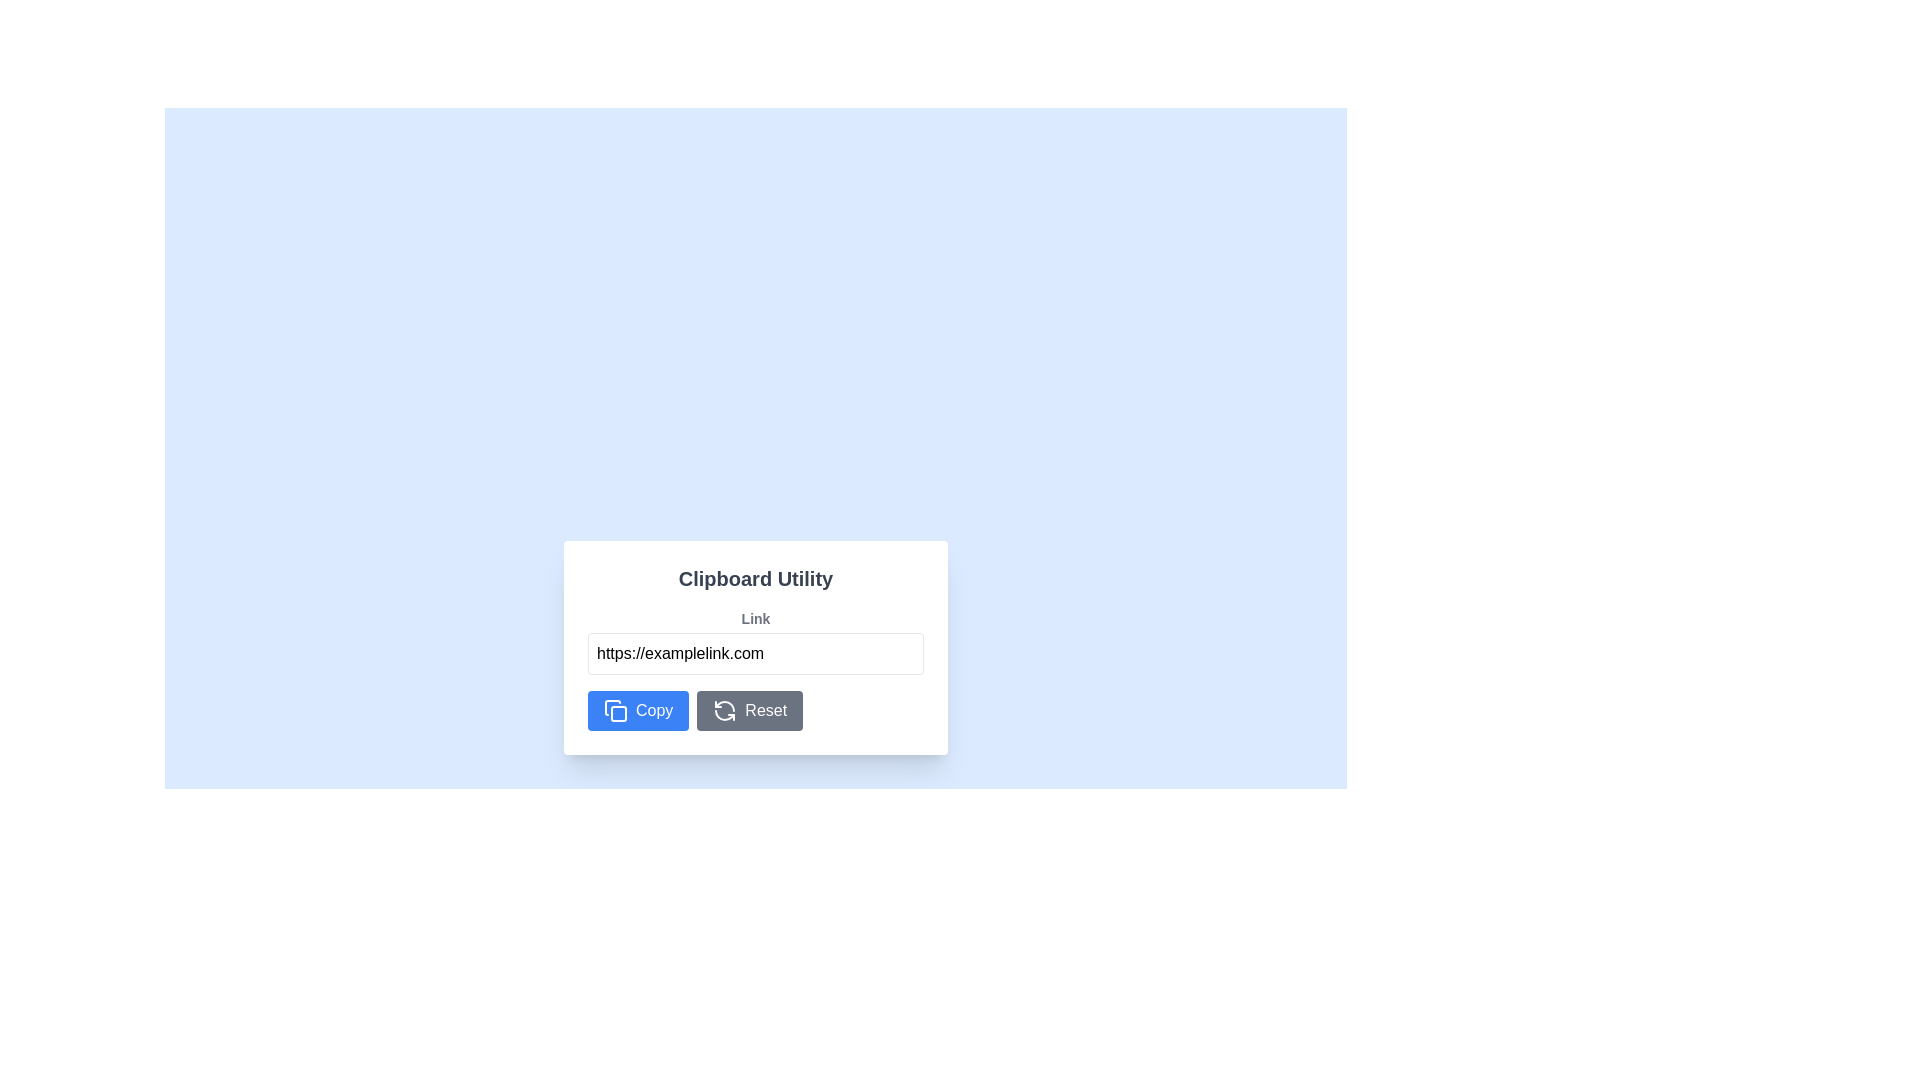 This screenshot has height=1080, width=1920. Describe the element at coordinates (614, 709) in the screenshot. I see `the copy action icon, which resembles two overlapping squares with a blue background, located to the left of the text 'Copy' within the 'Copy' button at the bottom-left corner of the central card` at that location.